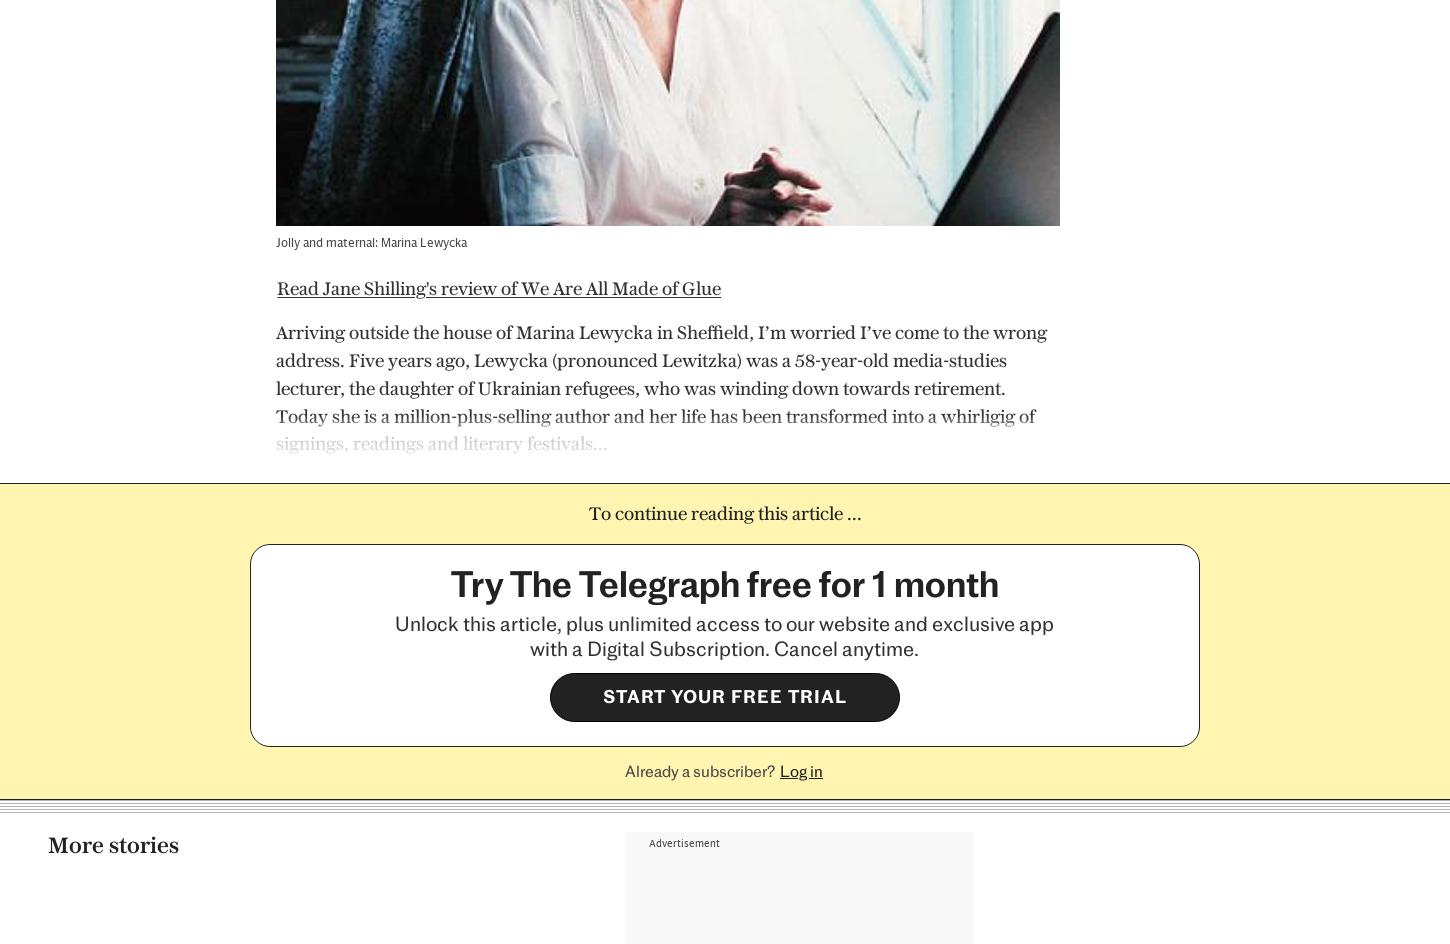  Describe the element at coordinates (94, 910) in the screenshot. I see `'Branded Content'` at that location.